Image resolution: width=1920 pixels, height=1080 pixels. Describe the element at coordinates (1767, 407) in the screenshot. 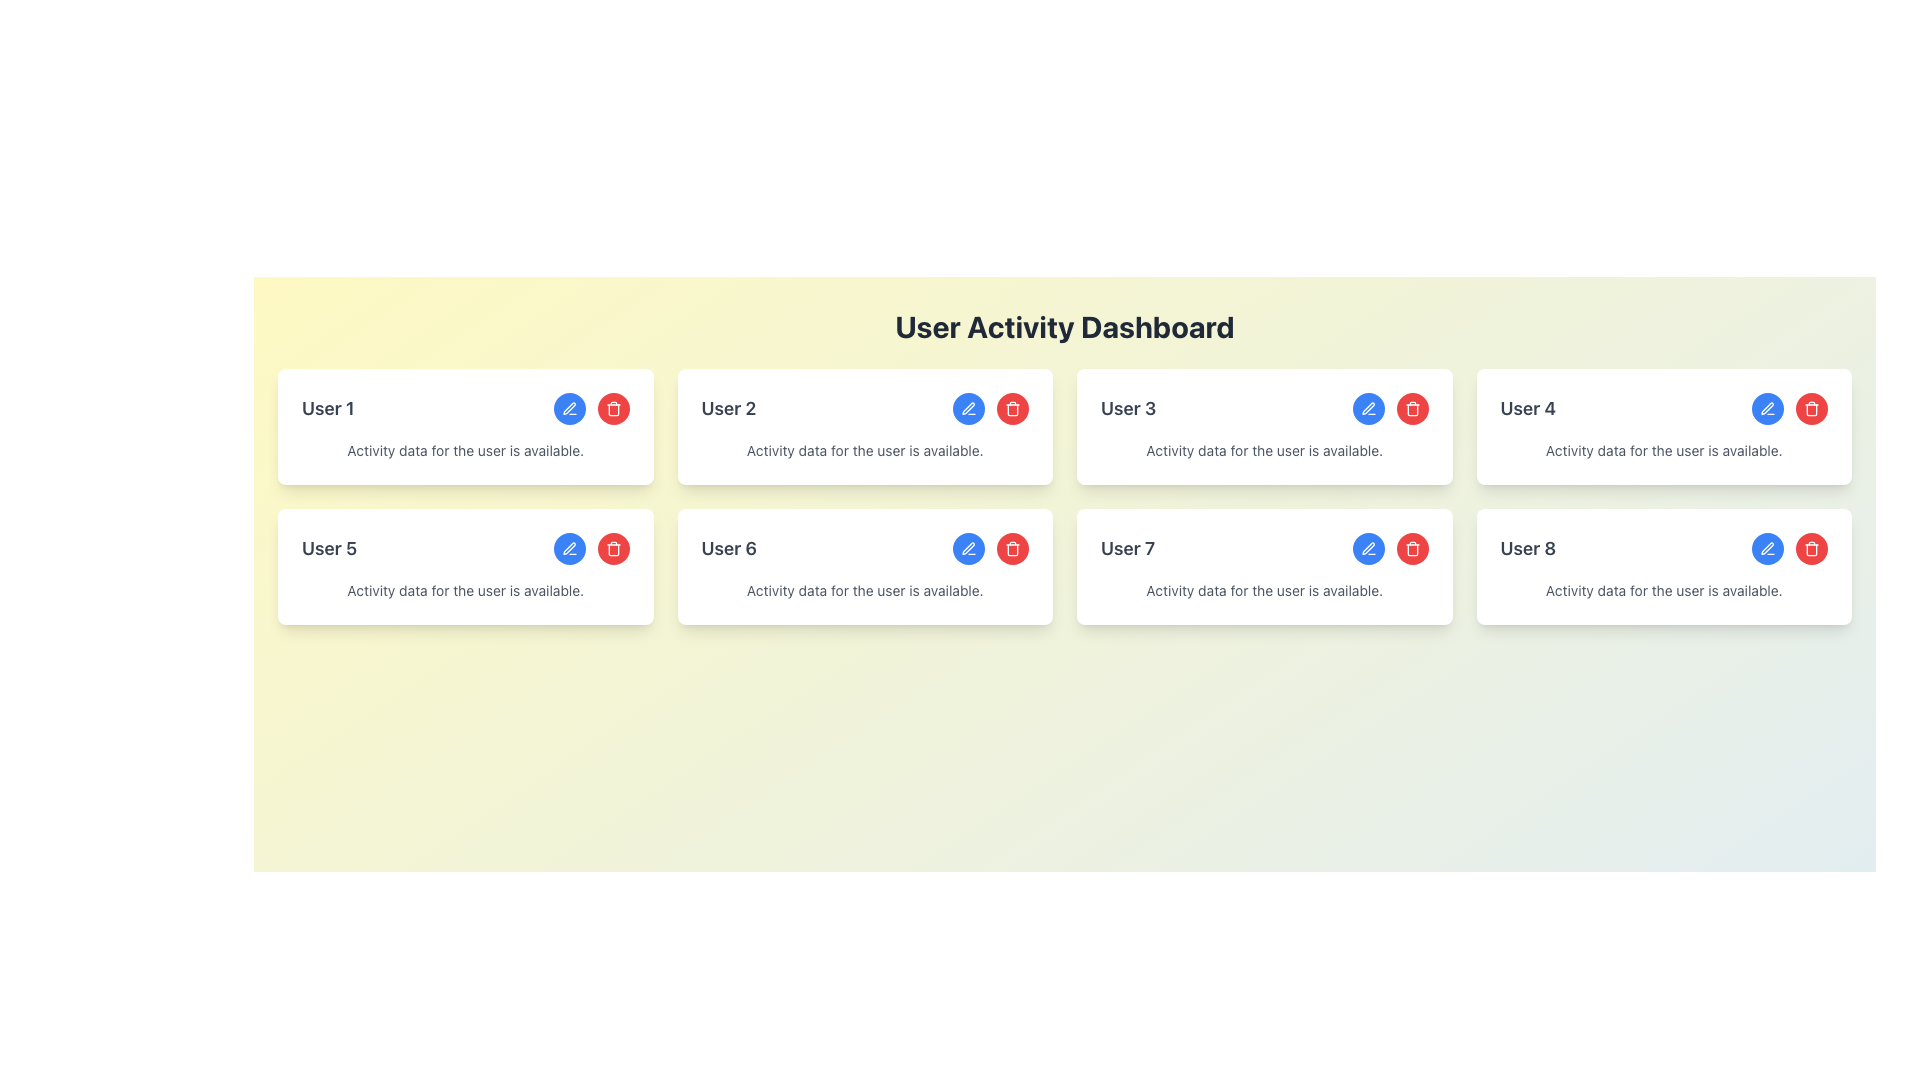

I see `the blue circular button with a pen icon located in the top-right corner of the 'User 4' card` at that location.